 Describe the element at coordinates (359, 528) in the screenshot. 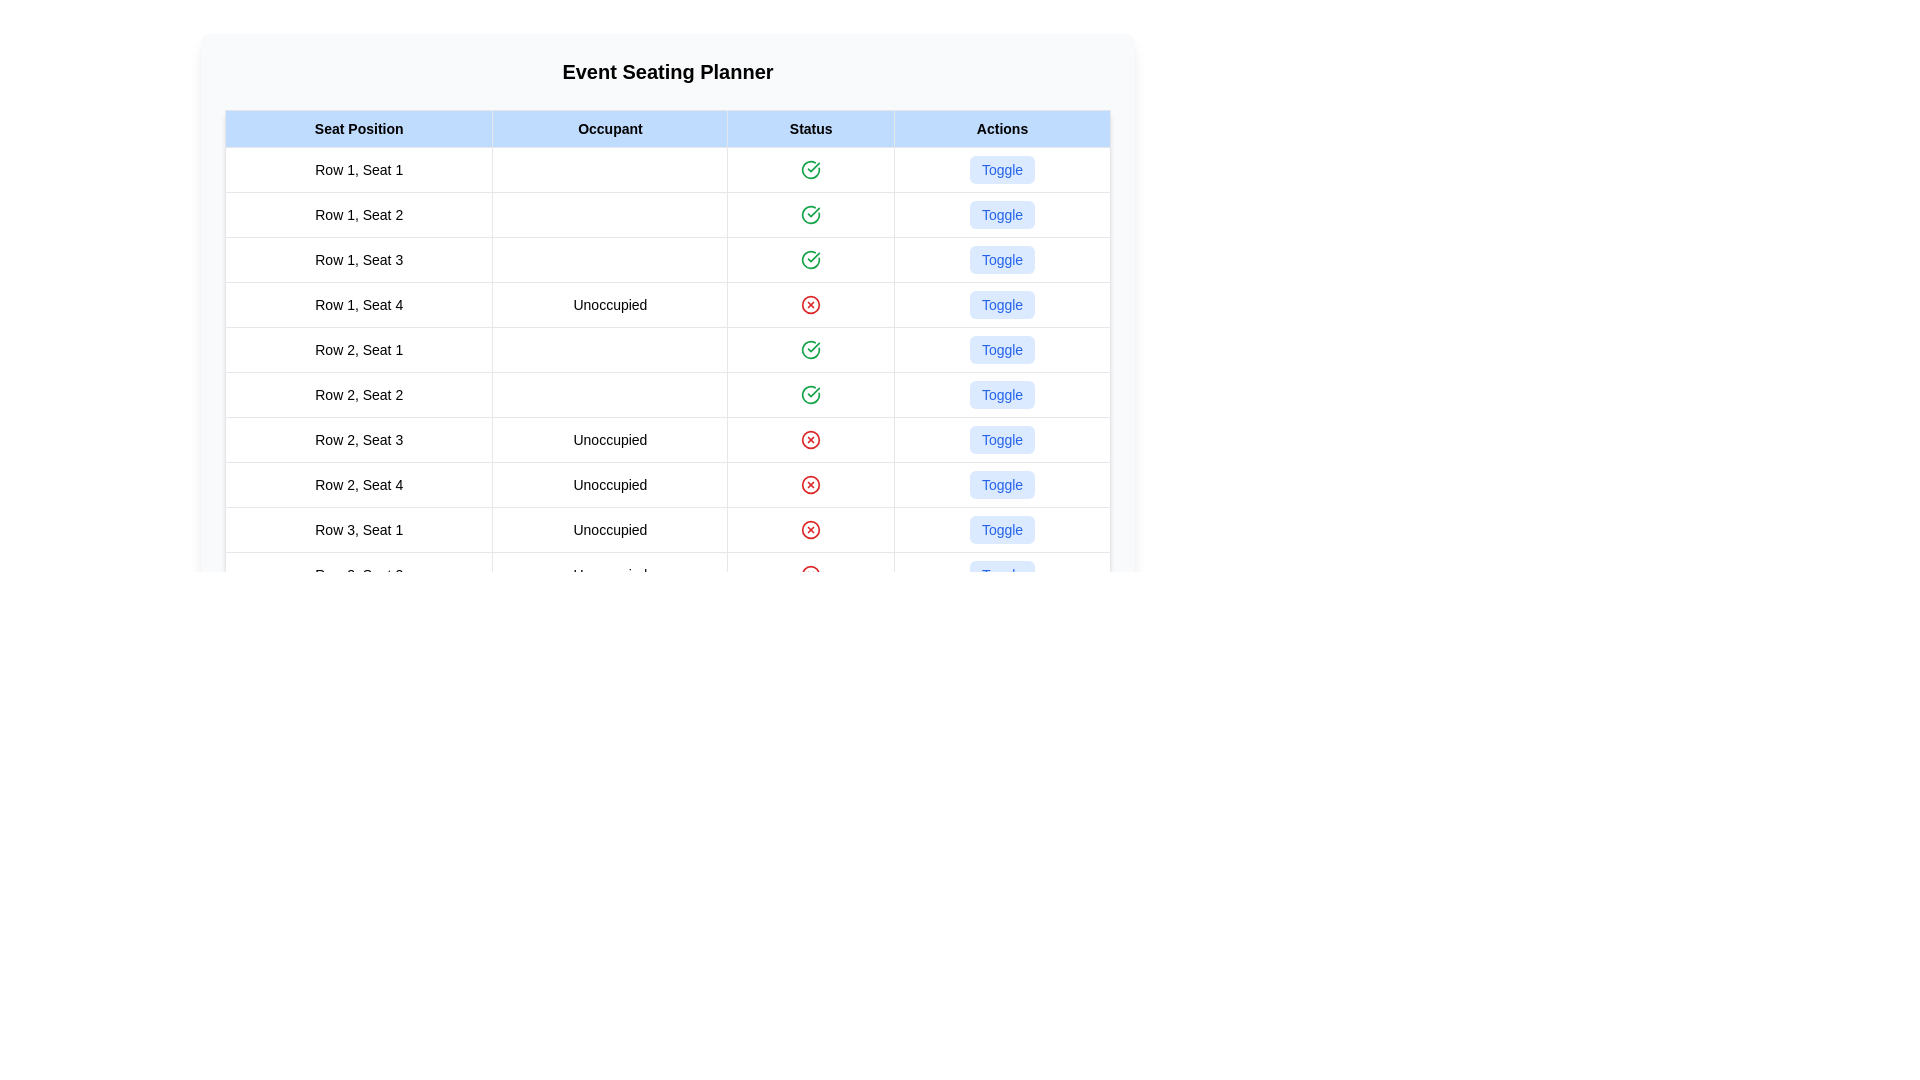

I see `the text cell displaying 'Row 3, Seat 1' in the third row under the 'Seat Position' column of the table layout` at that location.